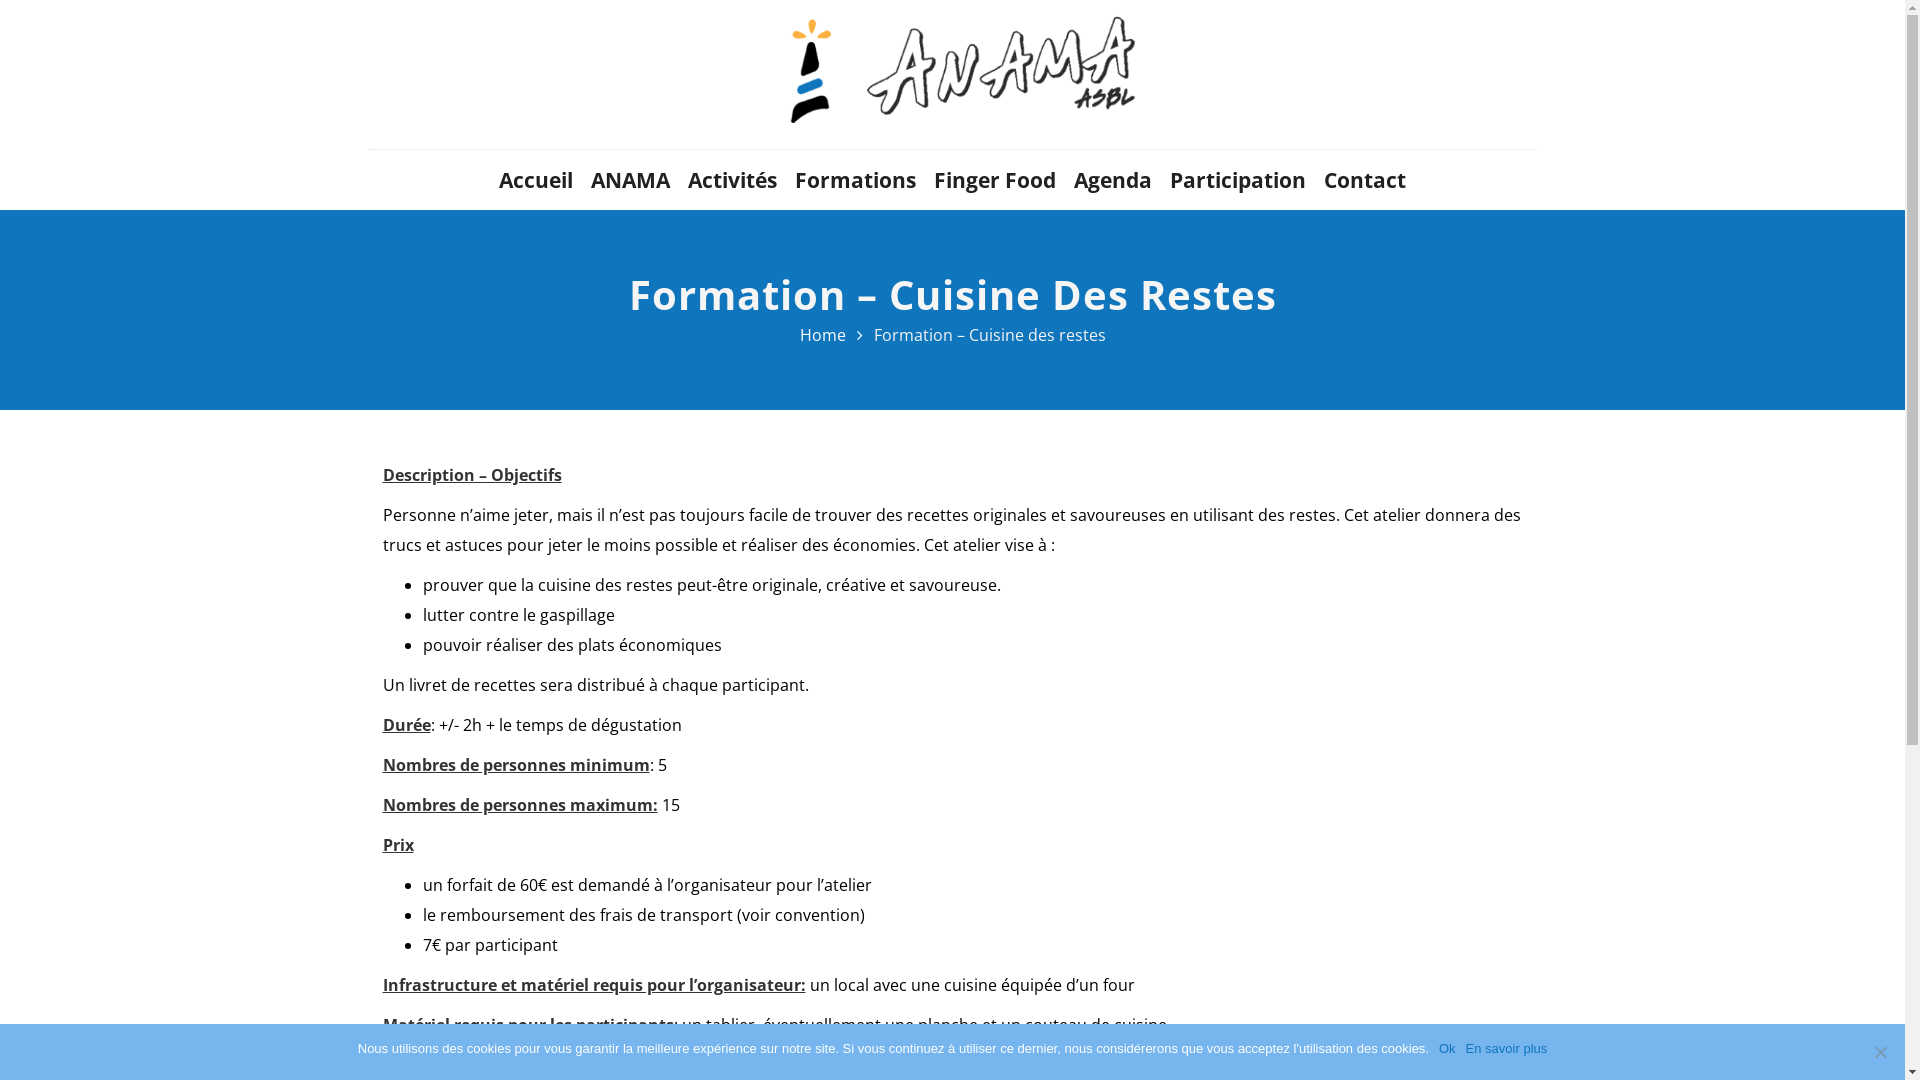 This screenshot has height=1080, width=1920. What do you see at coordinates (822, 334) in the screenshot?
I see `'Home'` at bounding box center [822, 334].